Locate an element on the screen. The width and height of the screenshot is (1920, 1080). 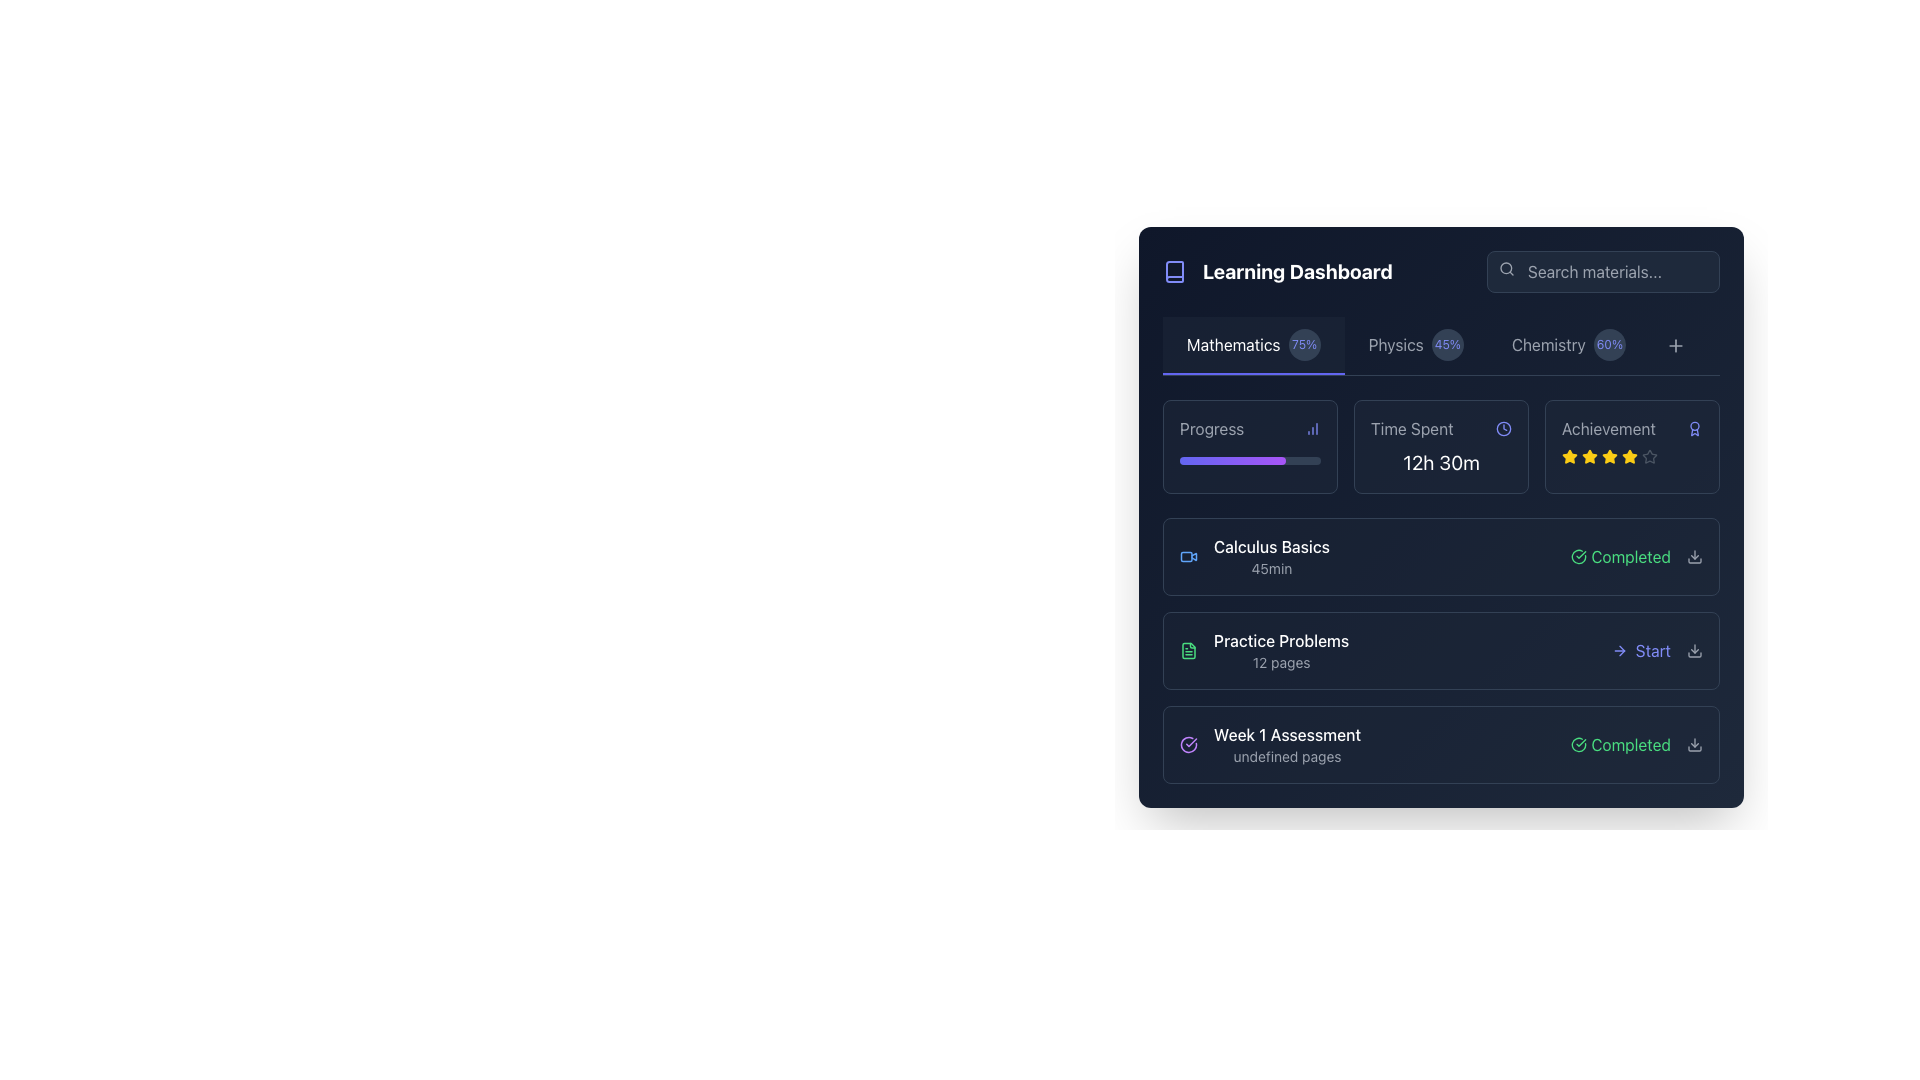
the text label displaying '12h 30m' that indicates the time spent, located on the right side within the 'Time Spent' area is located at coordinates (1441, 462).